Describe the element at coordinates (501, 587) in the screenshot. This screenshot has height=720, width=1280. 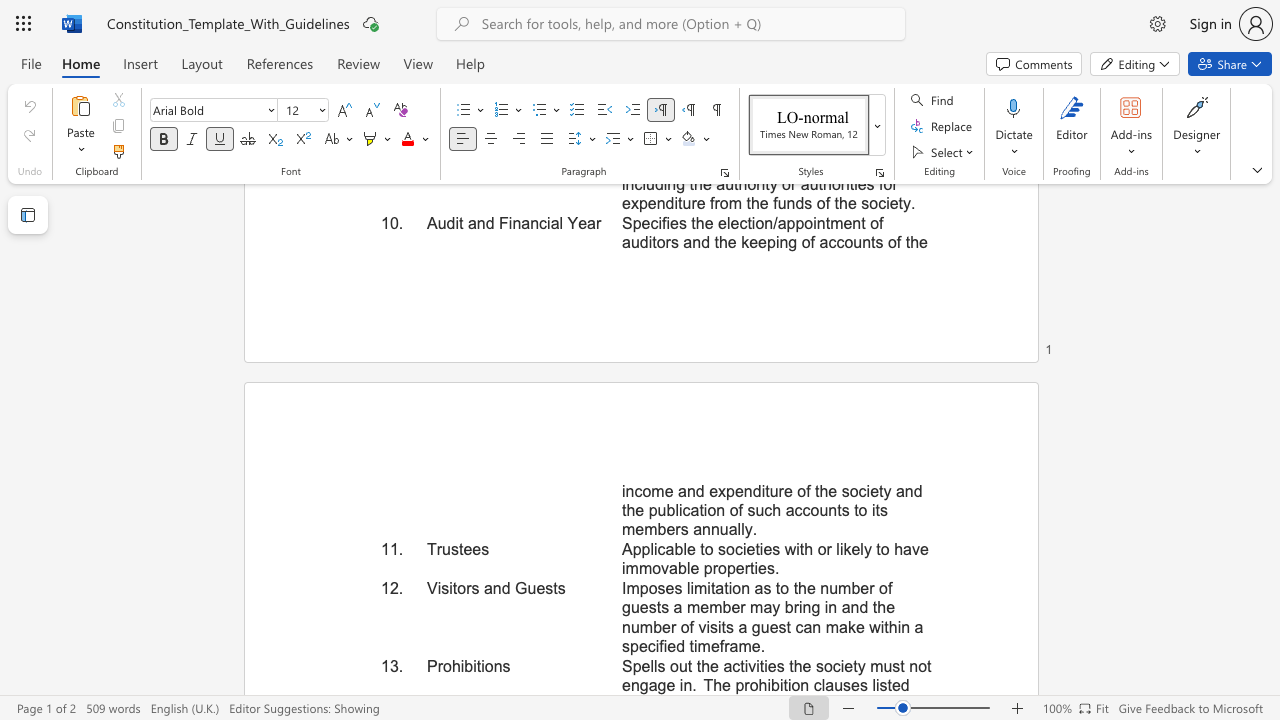
I see `the subset text "d Guests" within the text "Visitors and Guests"` at that location.